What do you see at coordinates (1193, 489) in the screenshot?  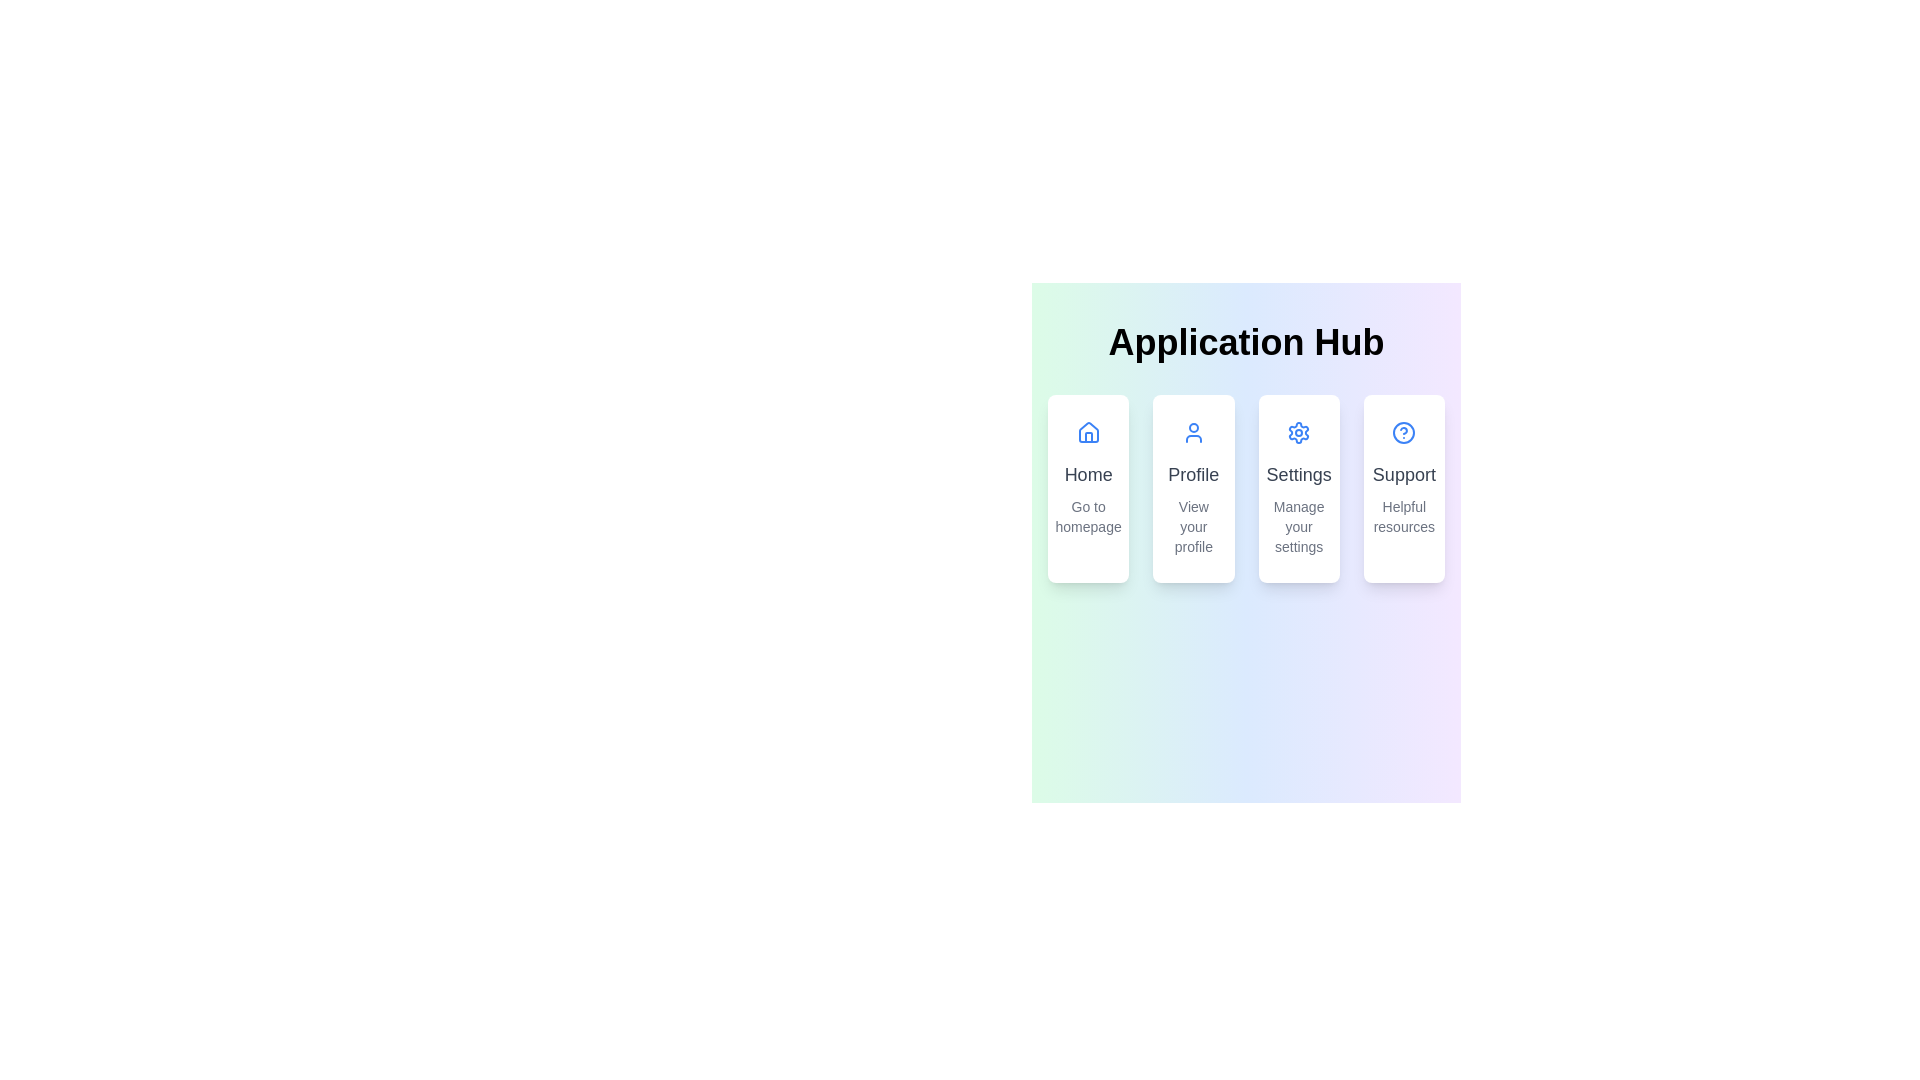 I see `the navigation button that directs the user to their profile page` at bounding box center [1193, 489].